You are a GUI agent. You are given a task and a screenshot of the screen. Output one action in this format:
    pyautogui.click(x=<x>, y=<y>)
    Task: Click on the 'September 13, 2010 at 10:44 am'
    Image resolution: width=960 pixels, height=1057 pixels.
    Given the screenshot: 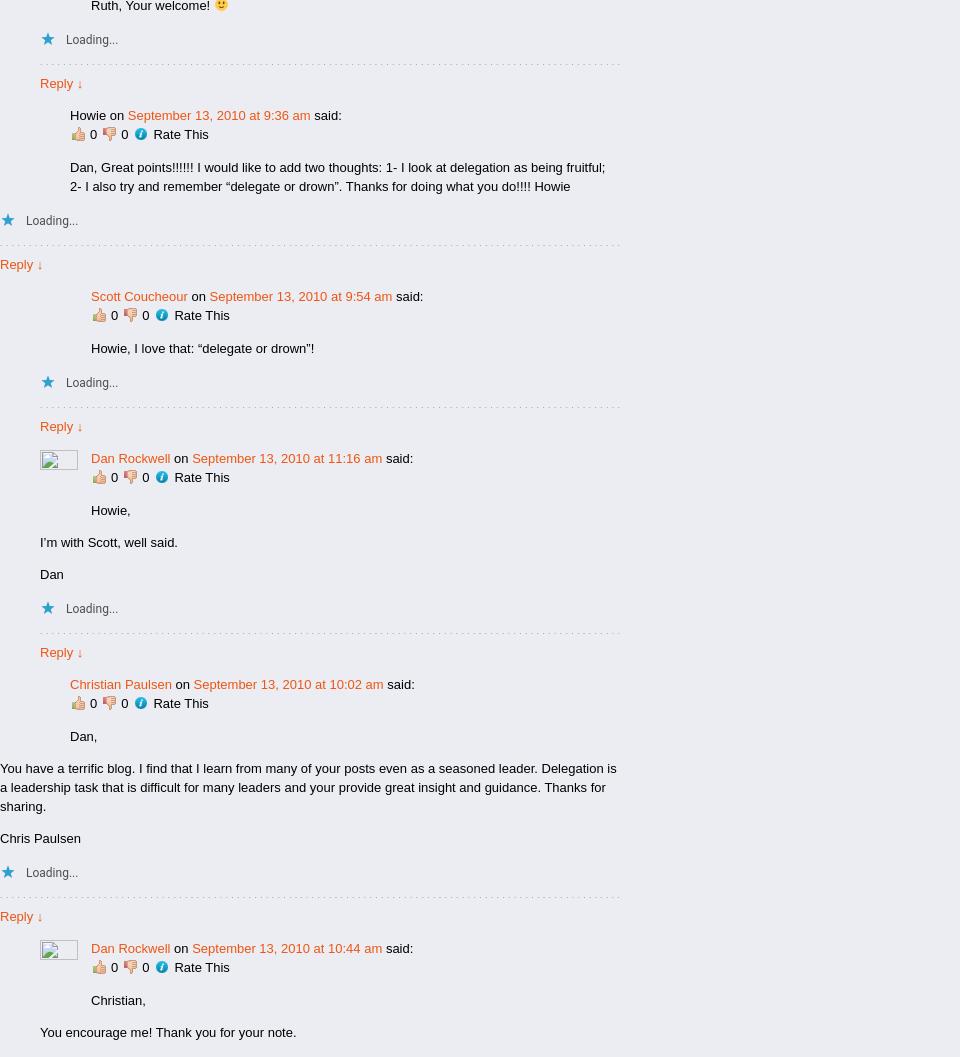 What is the action you would take?
    pyautogui.click(x=286, y=947)
    